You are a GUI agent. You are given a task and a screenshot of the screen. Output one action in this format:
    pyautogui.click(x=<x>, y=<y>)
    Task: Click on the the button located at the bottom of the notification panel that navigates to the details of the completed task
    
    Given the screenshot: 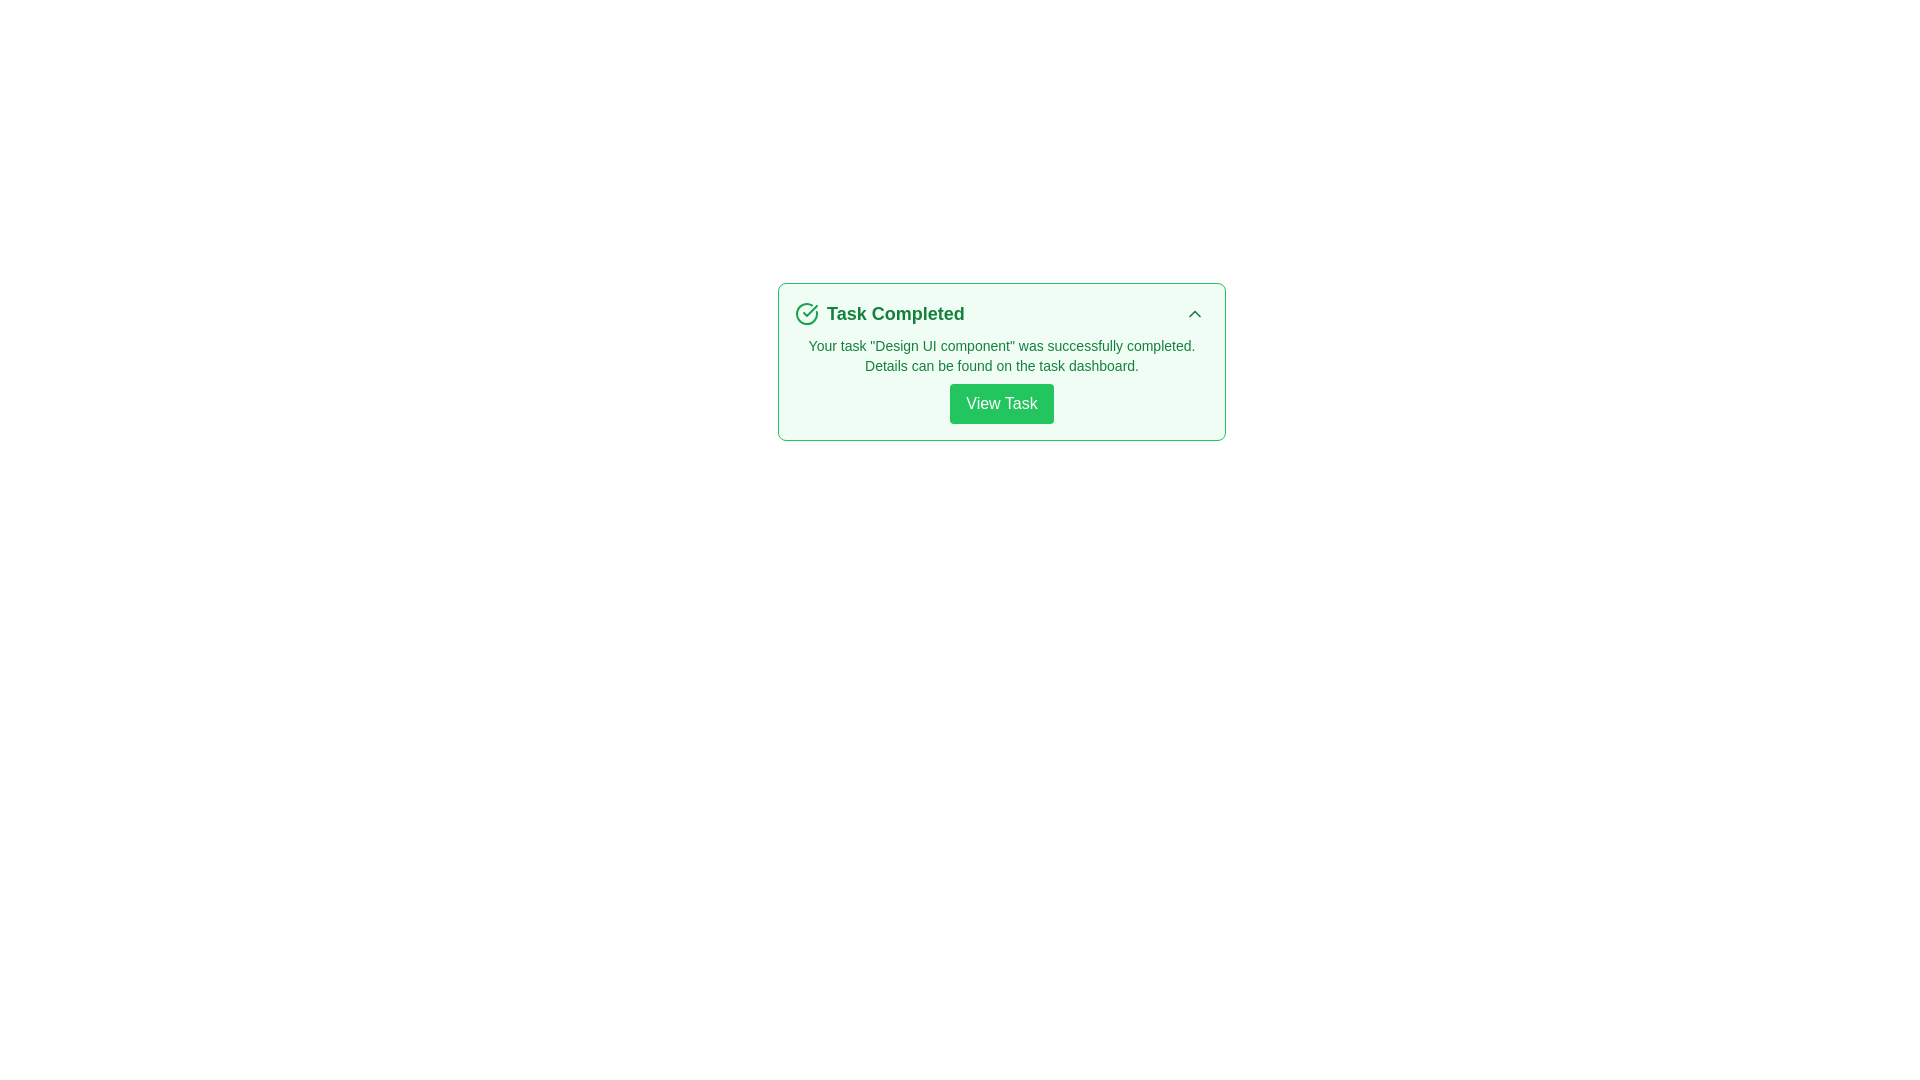 What is the action you would take?
    pyautogui.click(x=1002, y=404)
    